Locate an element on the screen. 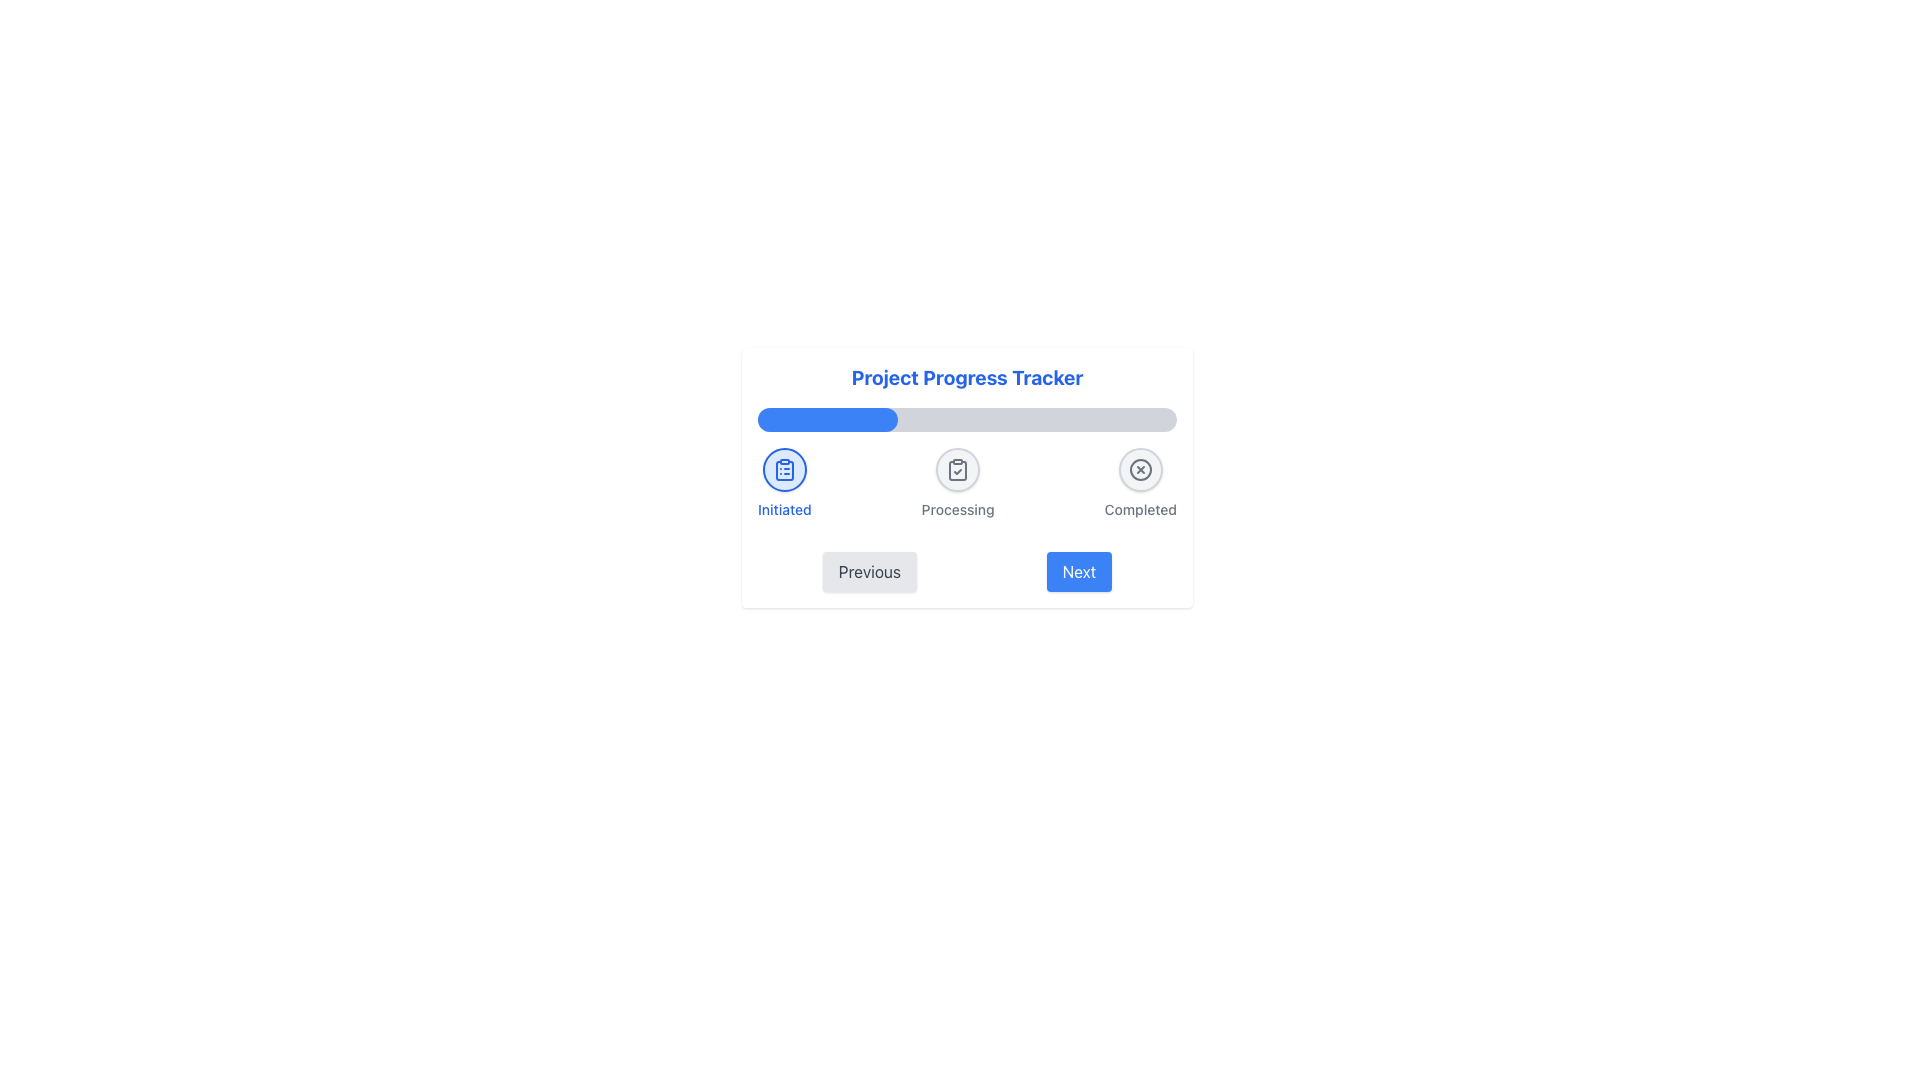 Image resolution: width=1920 pixels, height=1080 pixels. the 'Previous' button located at the bottom of the 'Project Progress Tracker' interface is located at coordinates (869, 571).